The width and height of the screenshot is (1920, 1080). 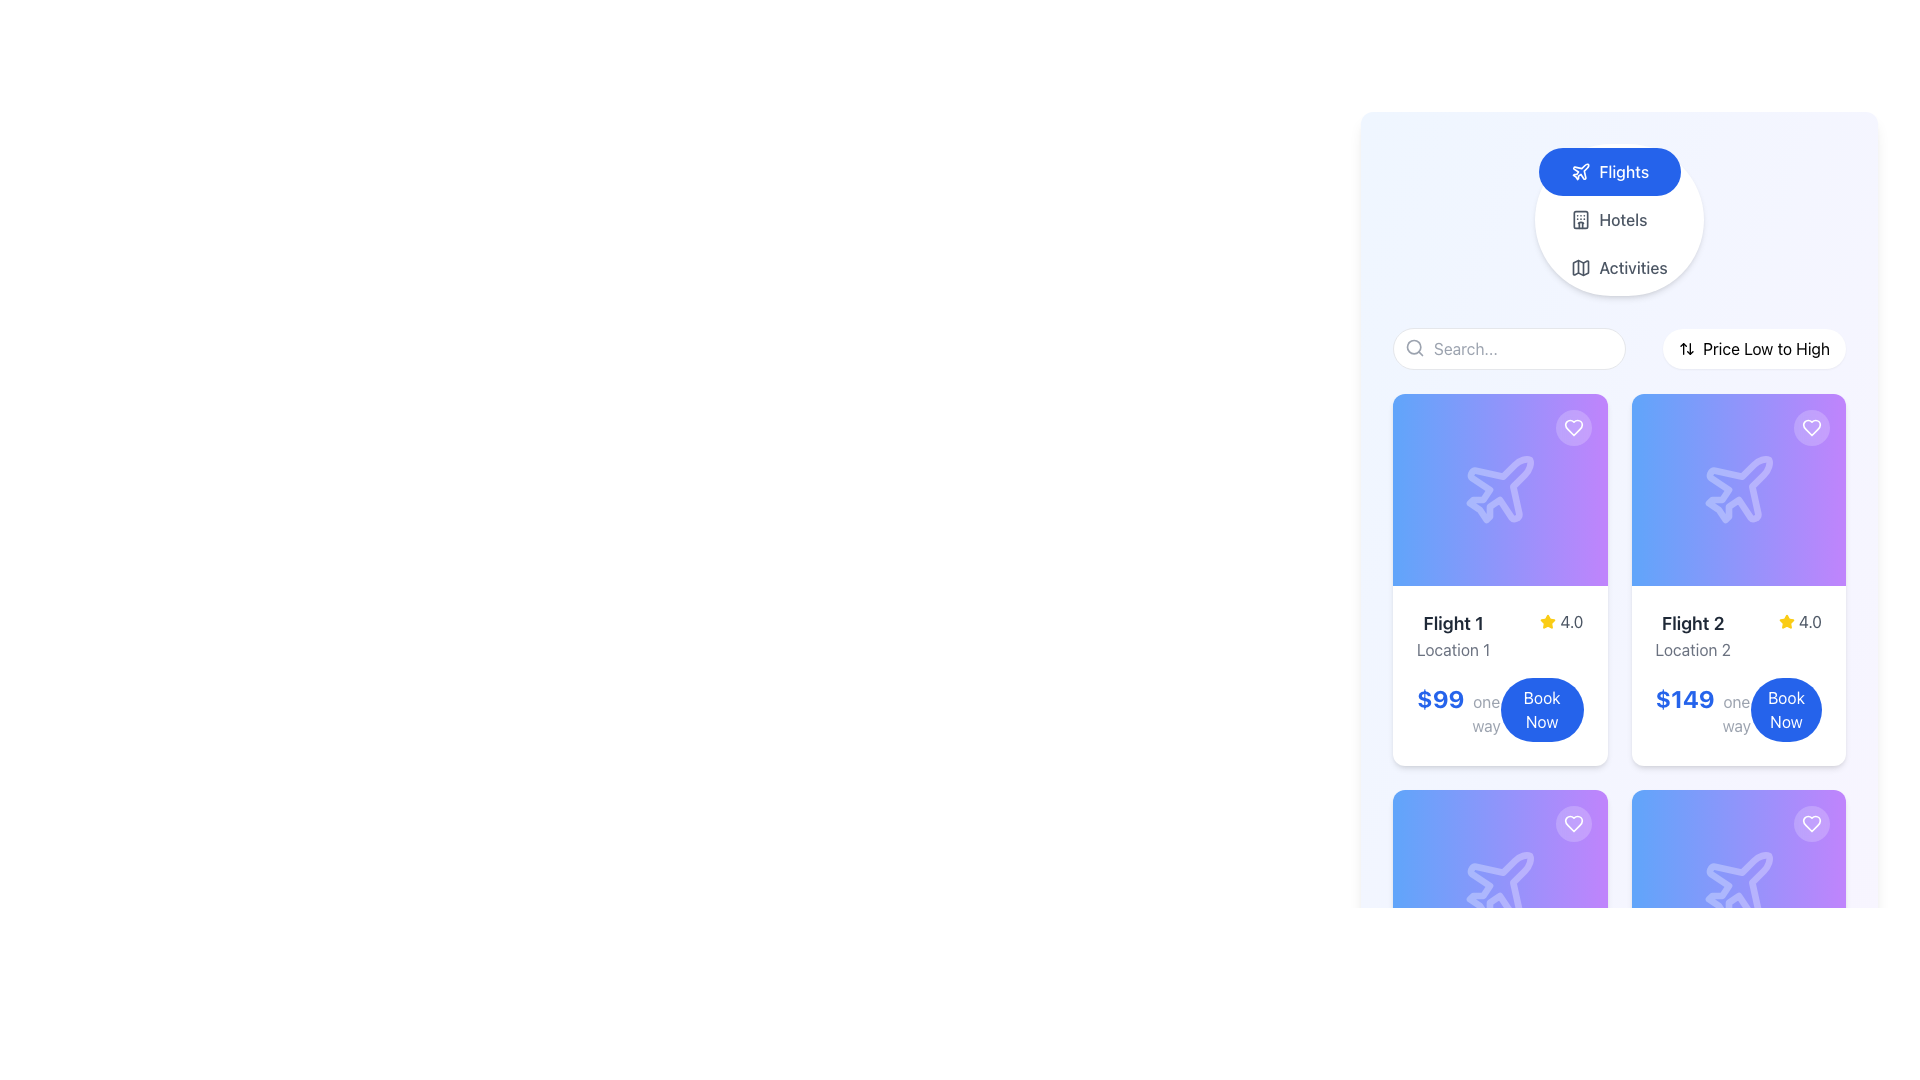 I want to click on the star rating icon located to the right of the title 'Flight 2' in the second card of the flight options list, so click(x=1786, y=620).